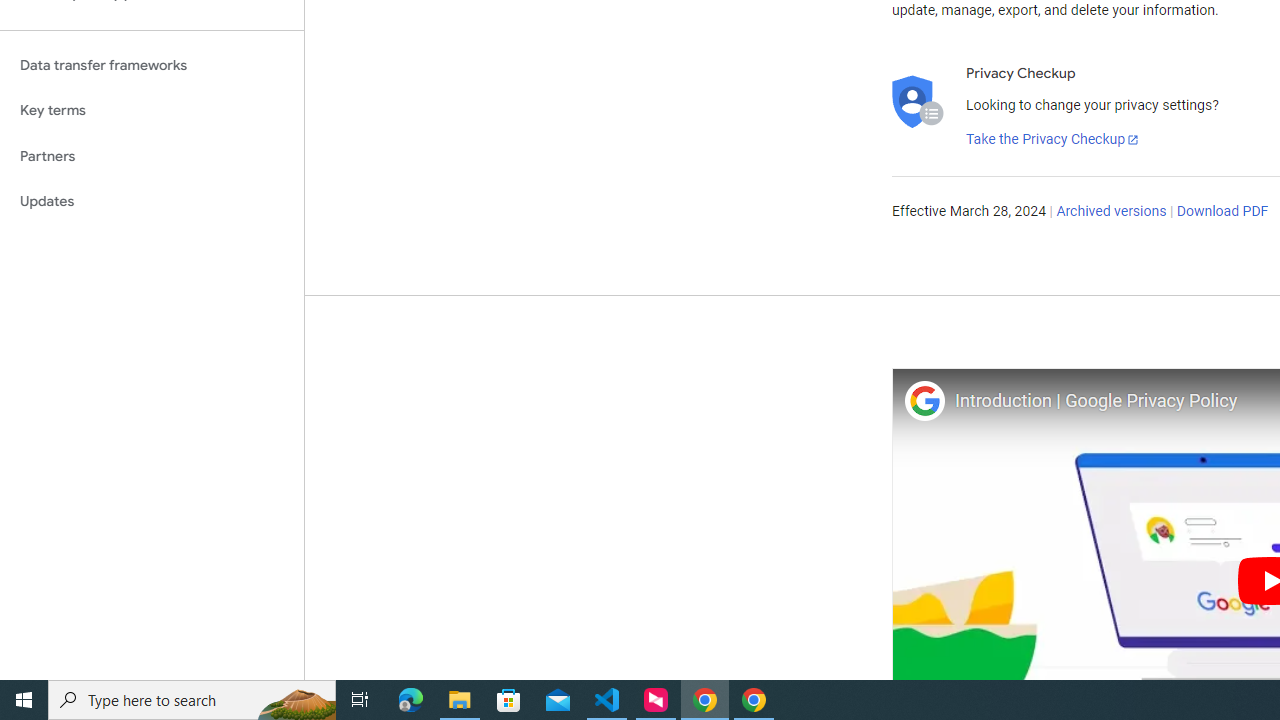 The height and width of the screenshot is (720, 1280). I want to click on 'Archived versions', so click(1110, 212).